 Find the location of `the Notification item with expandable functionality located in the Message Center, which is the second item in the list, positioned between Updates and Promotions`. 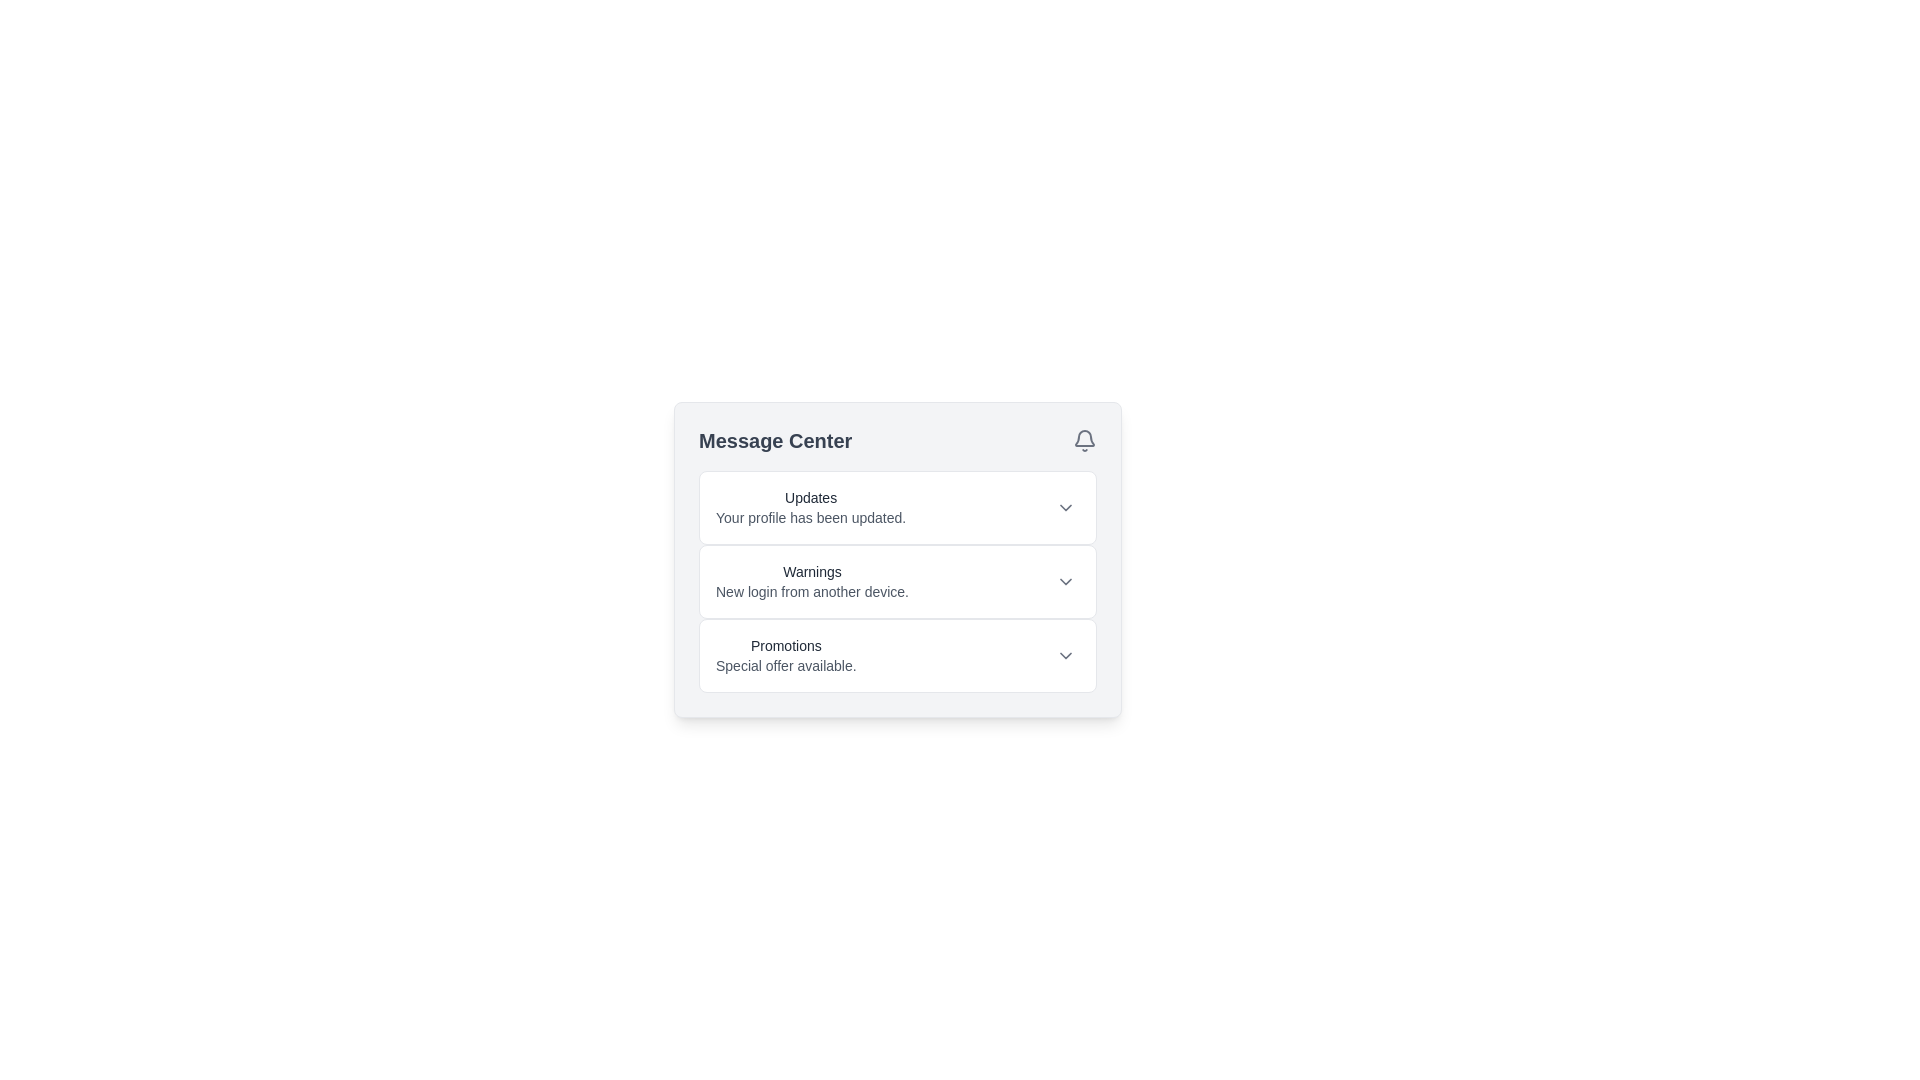

the Notification item with expandable functionality located in the Message Center, which is the second item in the list, positioned between Updates and Promotions is located at coordinates (896, 582).